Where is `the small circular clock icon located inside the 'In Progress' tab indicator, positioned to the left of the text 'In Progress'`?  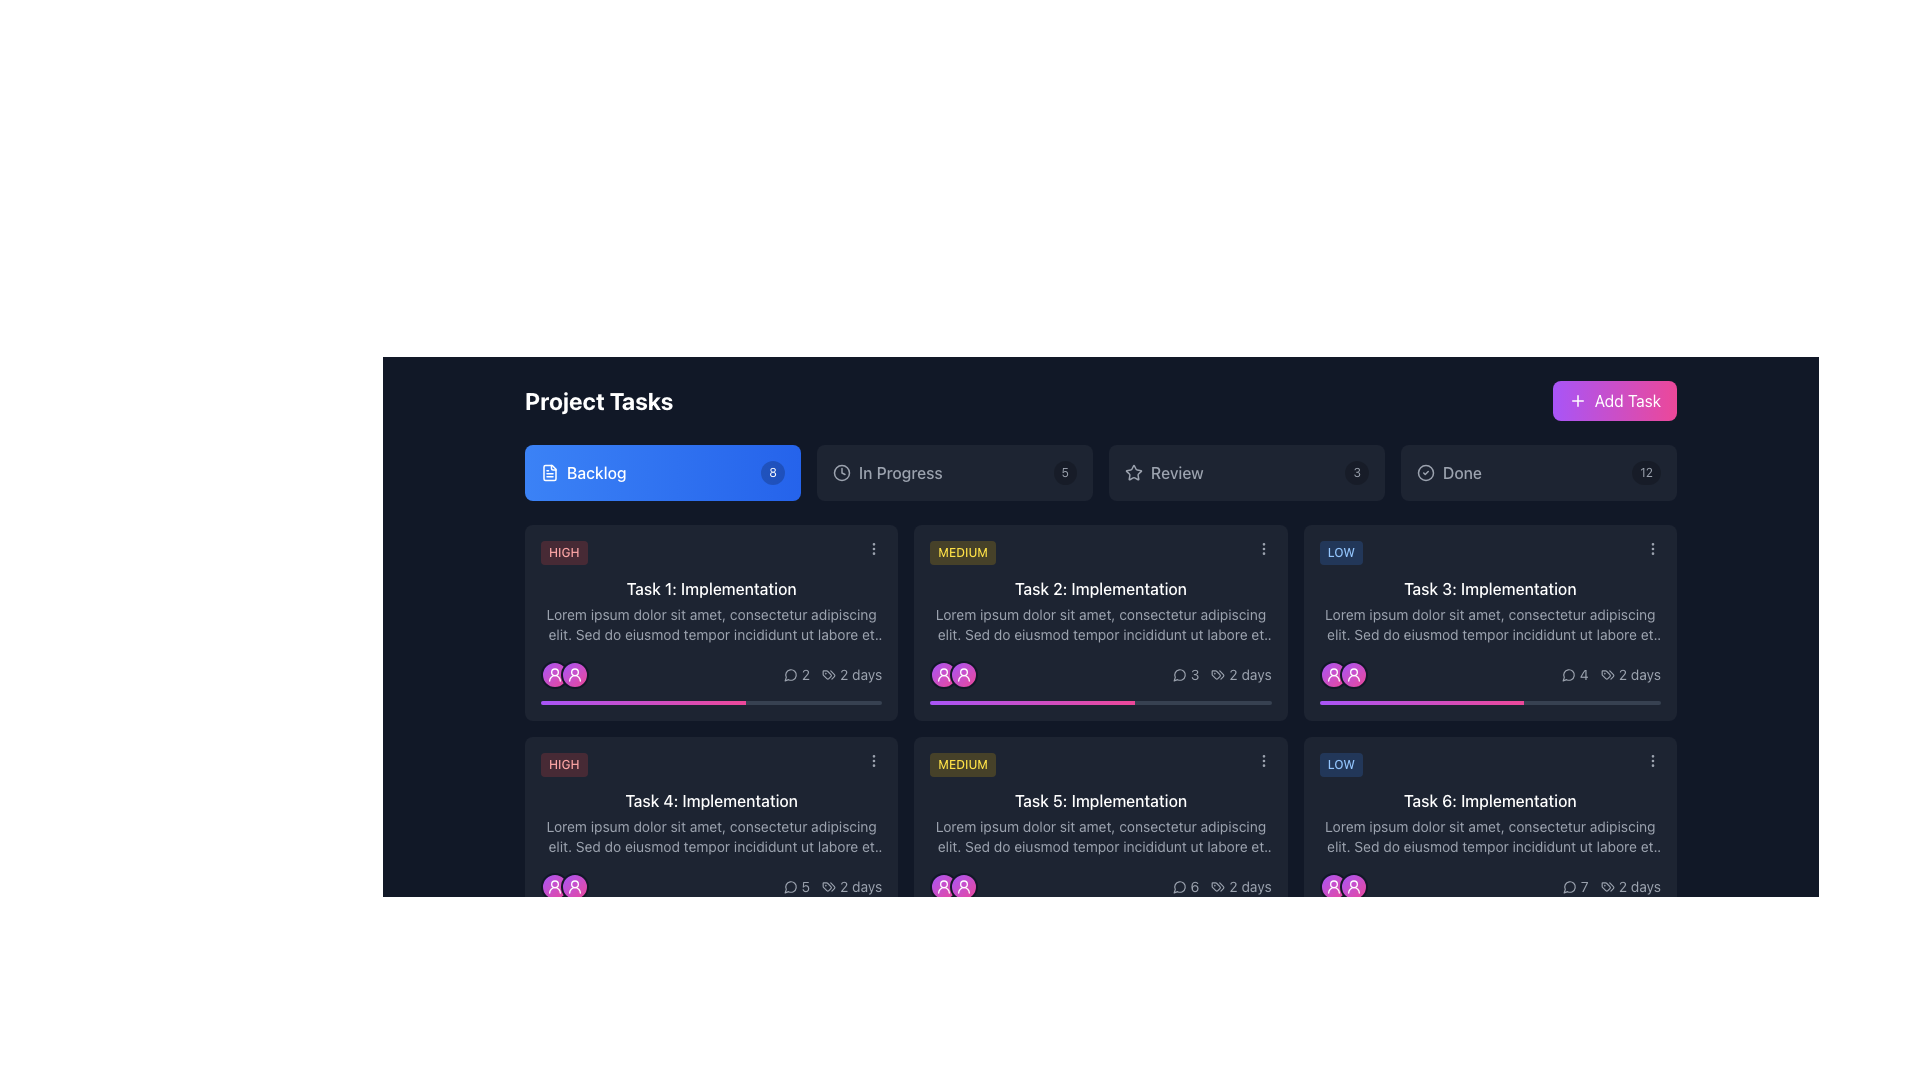 the small circular clock icon located inside the 'In Progress' tab indicator, positioned to the left of the text 'In Progress' is located at coordinates (841, 473).